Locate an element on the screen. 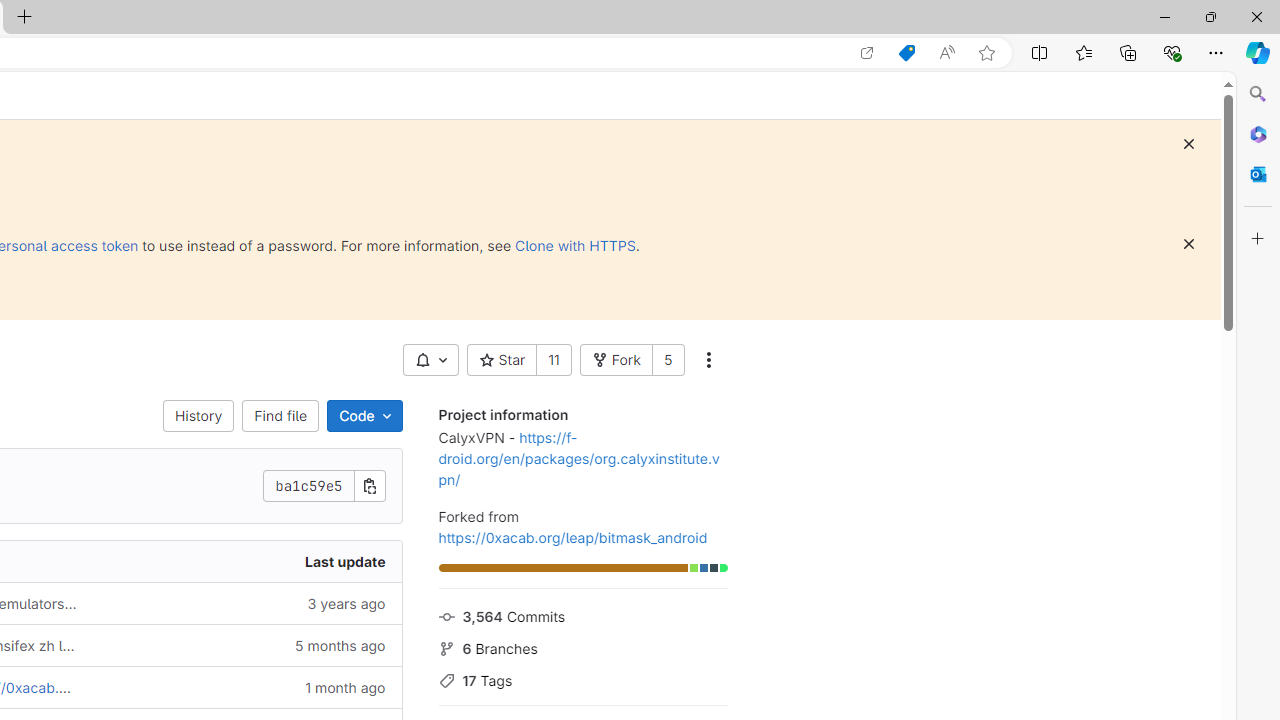 This screenshot has width=1280, height=720. 'History' is located at coordinates (199, 415).